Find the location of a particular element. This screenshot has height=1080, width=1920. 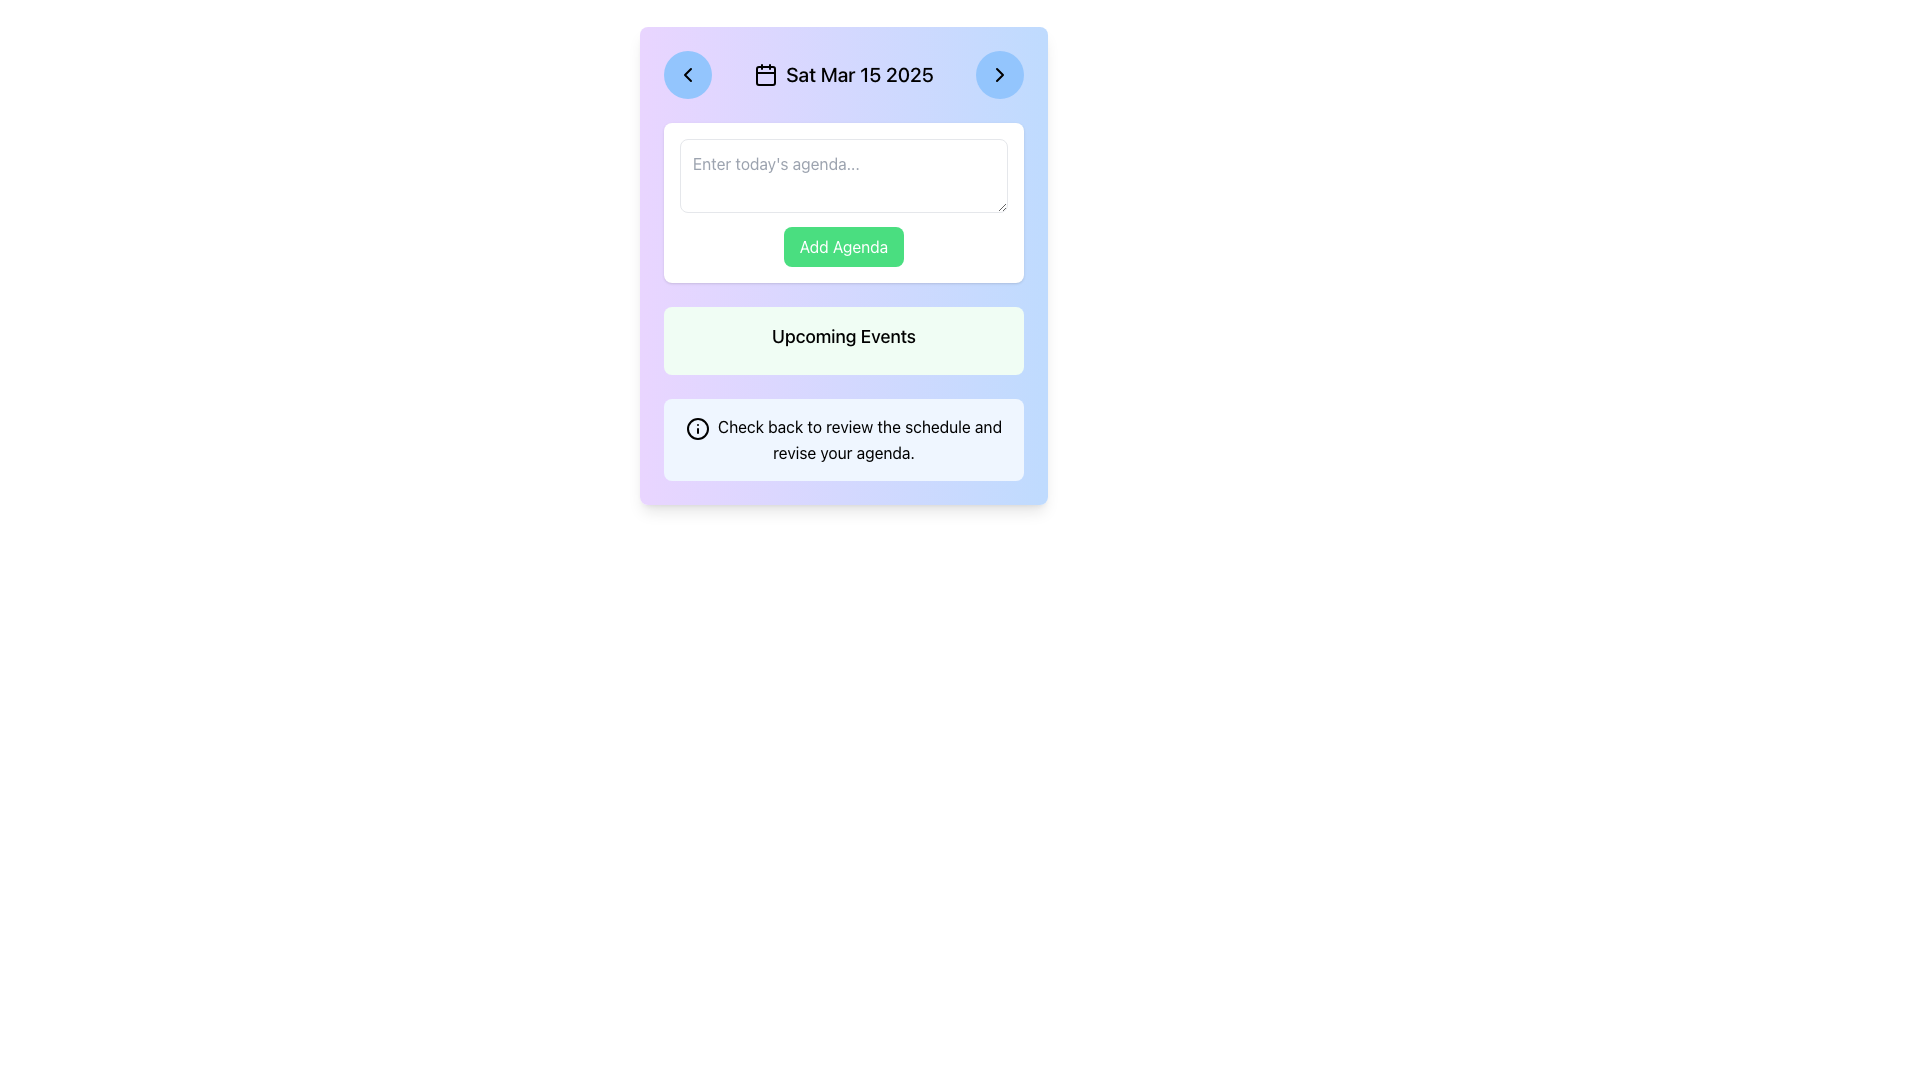

the static text display showing the date 'Sat Mar 15 2025' with a calendar icon to the left, located in the header section of the main card layout is located at coordinates (844, 73).